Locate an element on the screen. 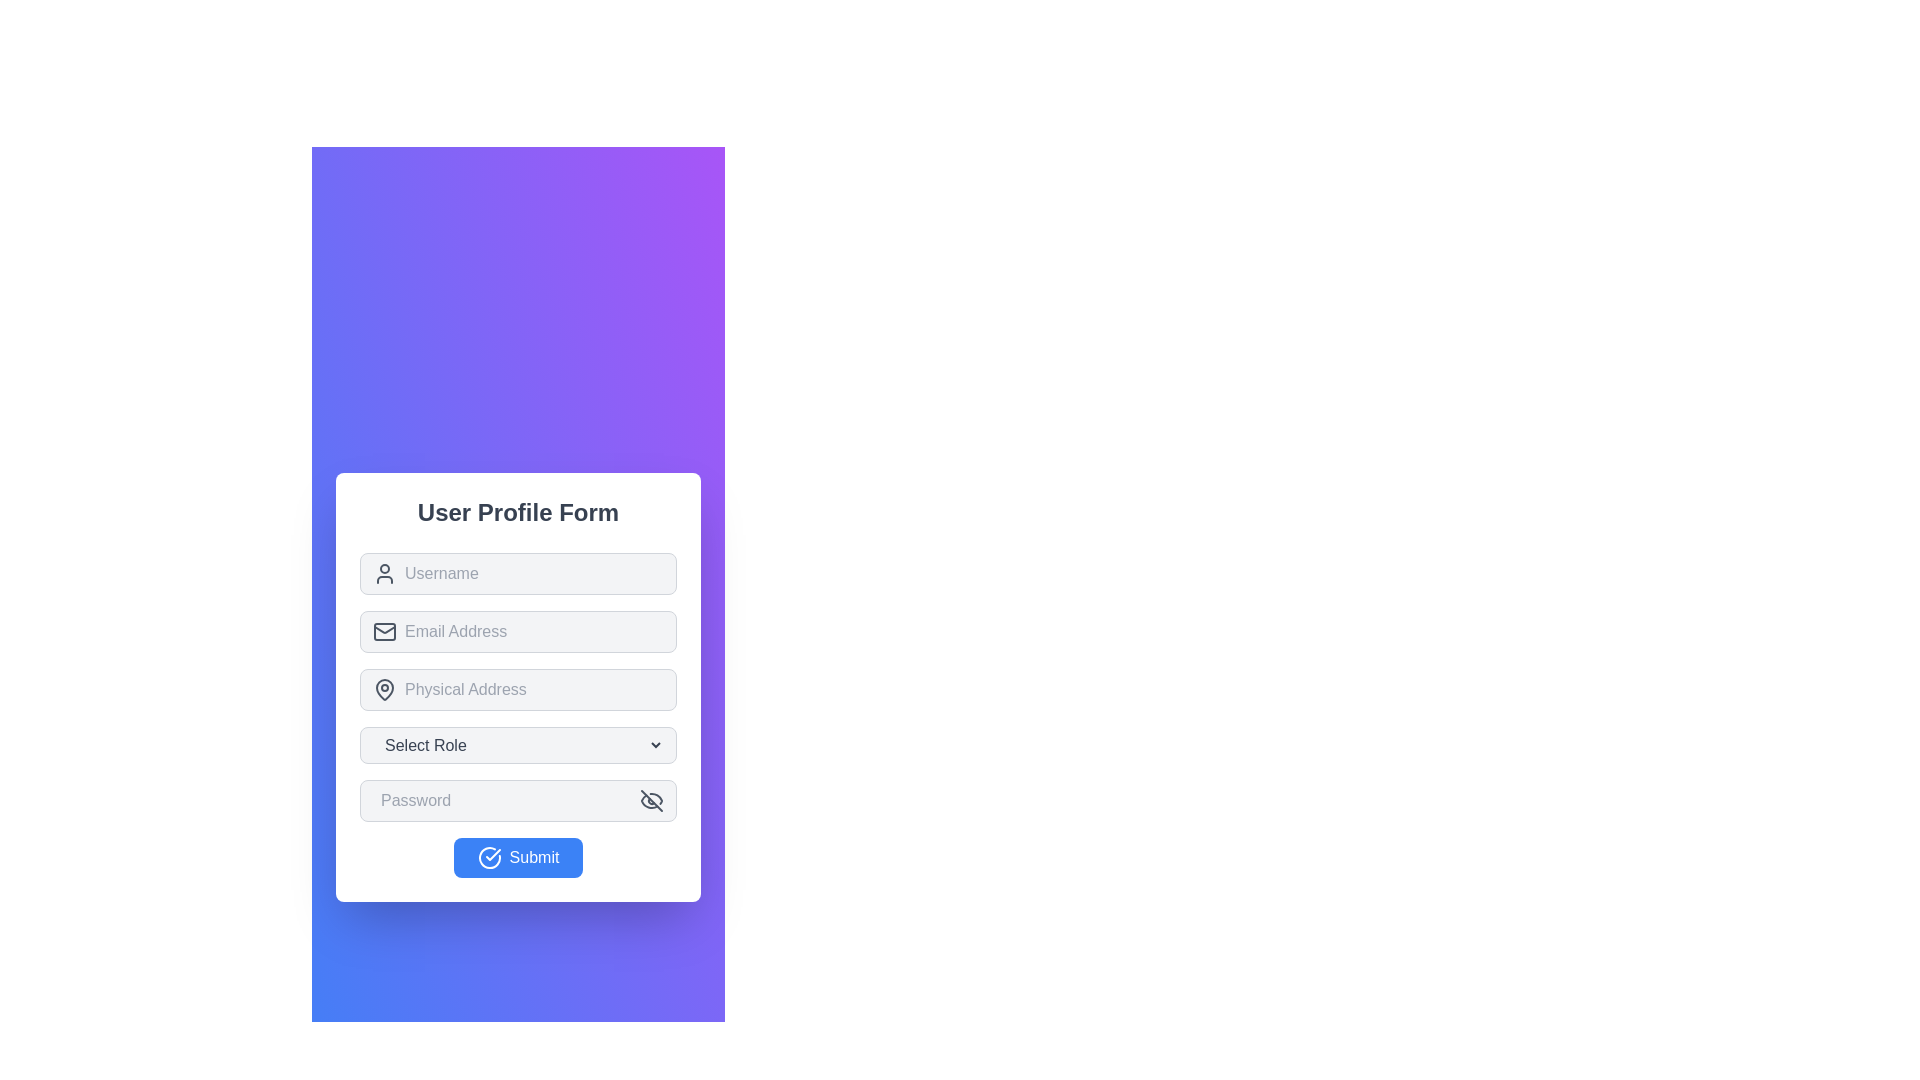 The image size is (1920, 1080). the 'Submit' button located below the input fields is located at coordinates (518, 856).